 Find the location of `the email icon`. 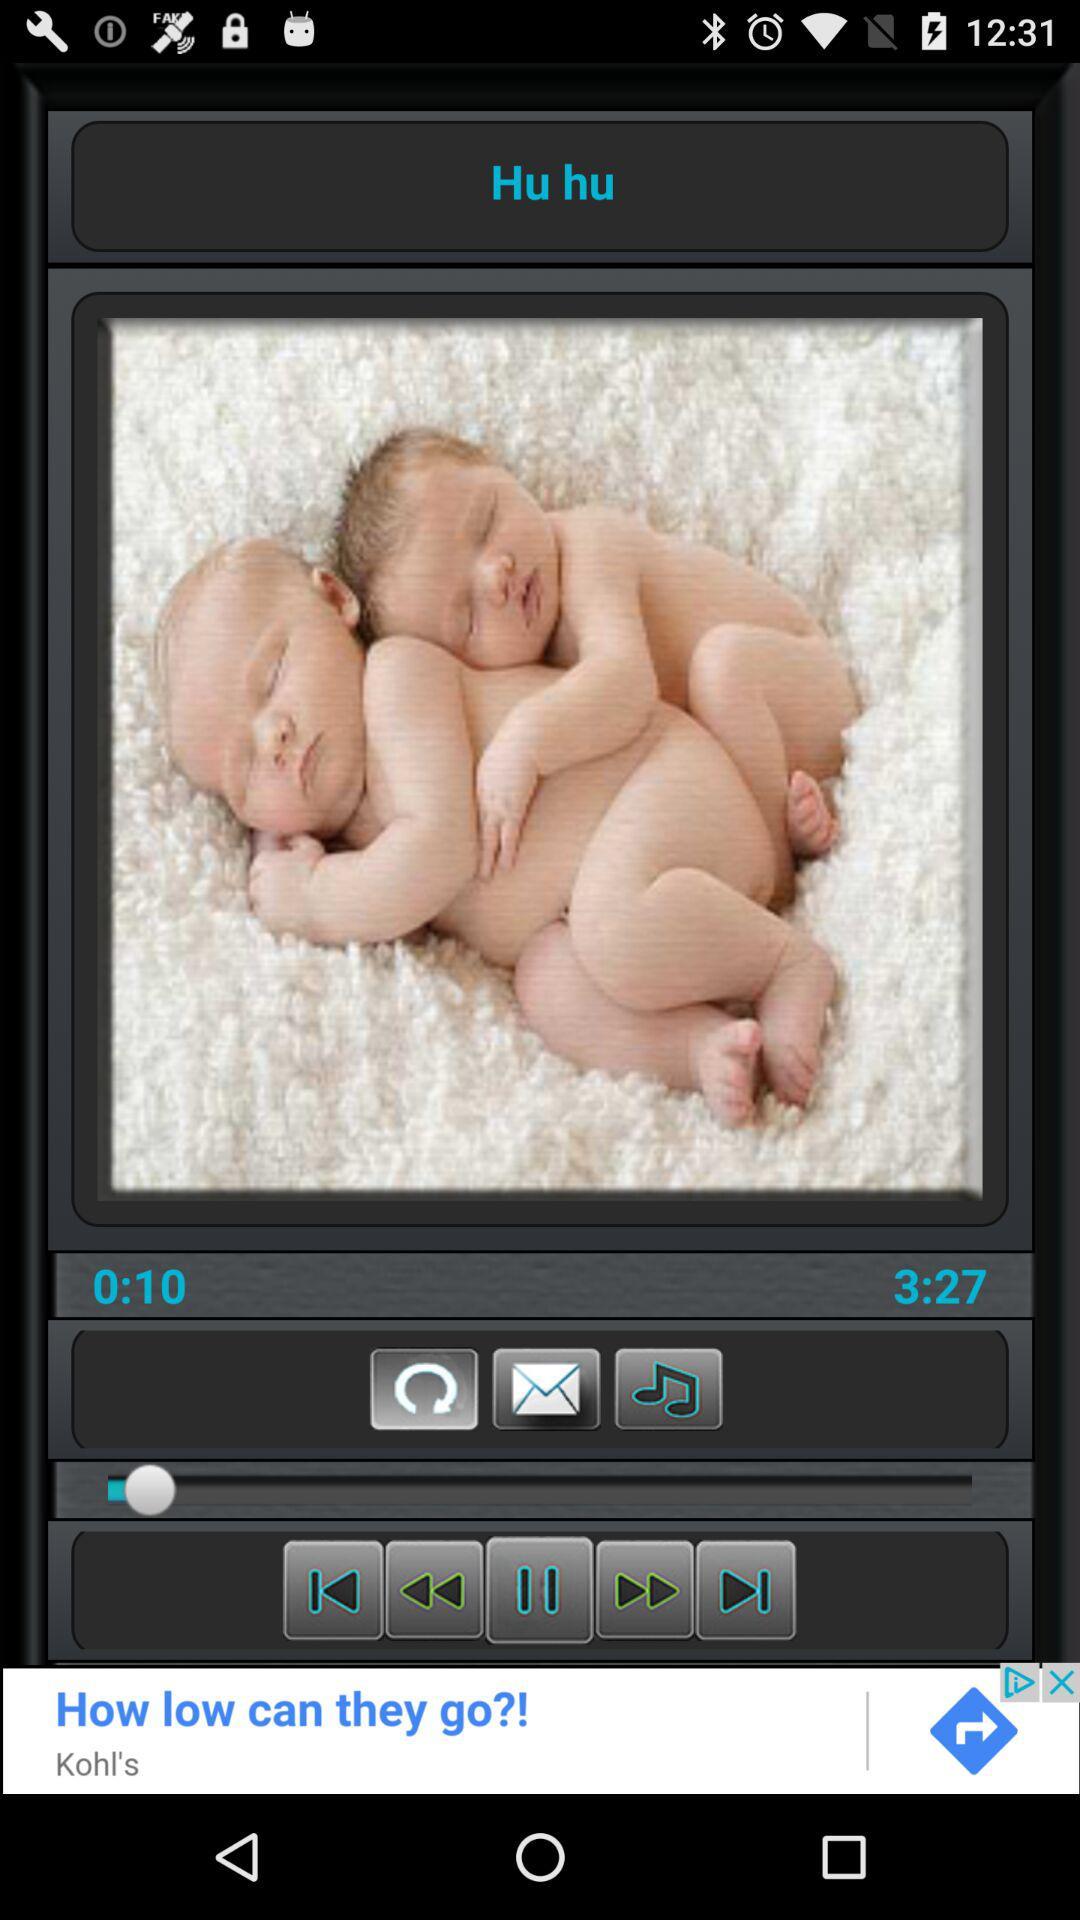

the email icon is located at coordinates (546, 1486).